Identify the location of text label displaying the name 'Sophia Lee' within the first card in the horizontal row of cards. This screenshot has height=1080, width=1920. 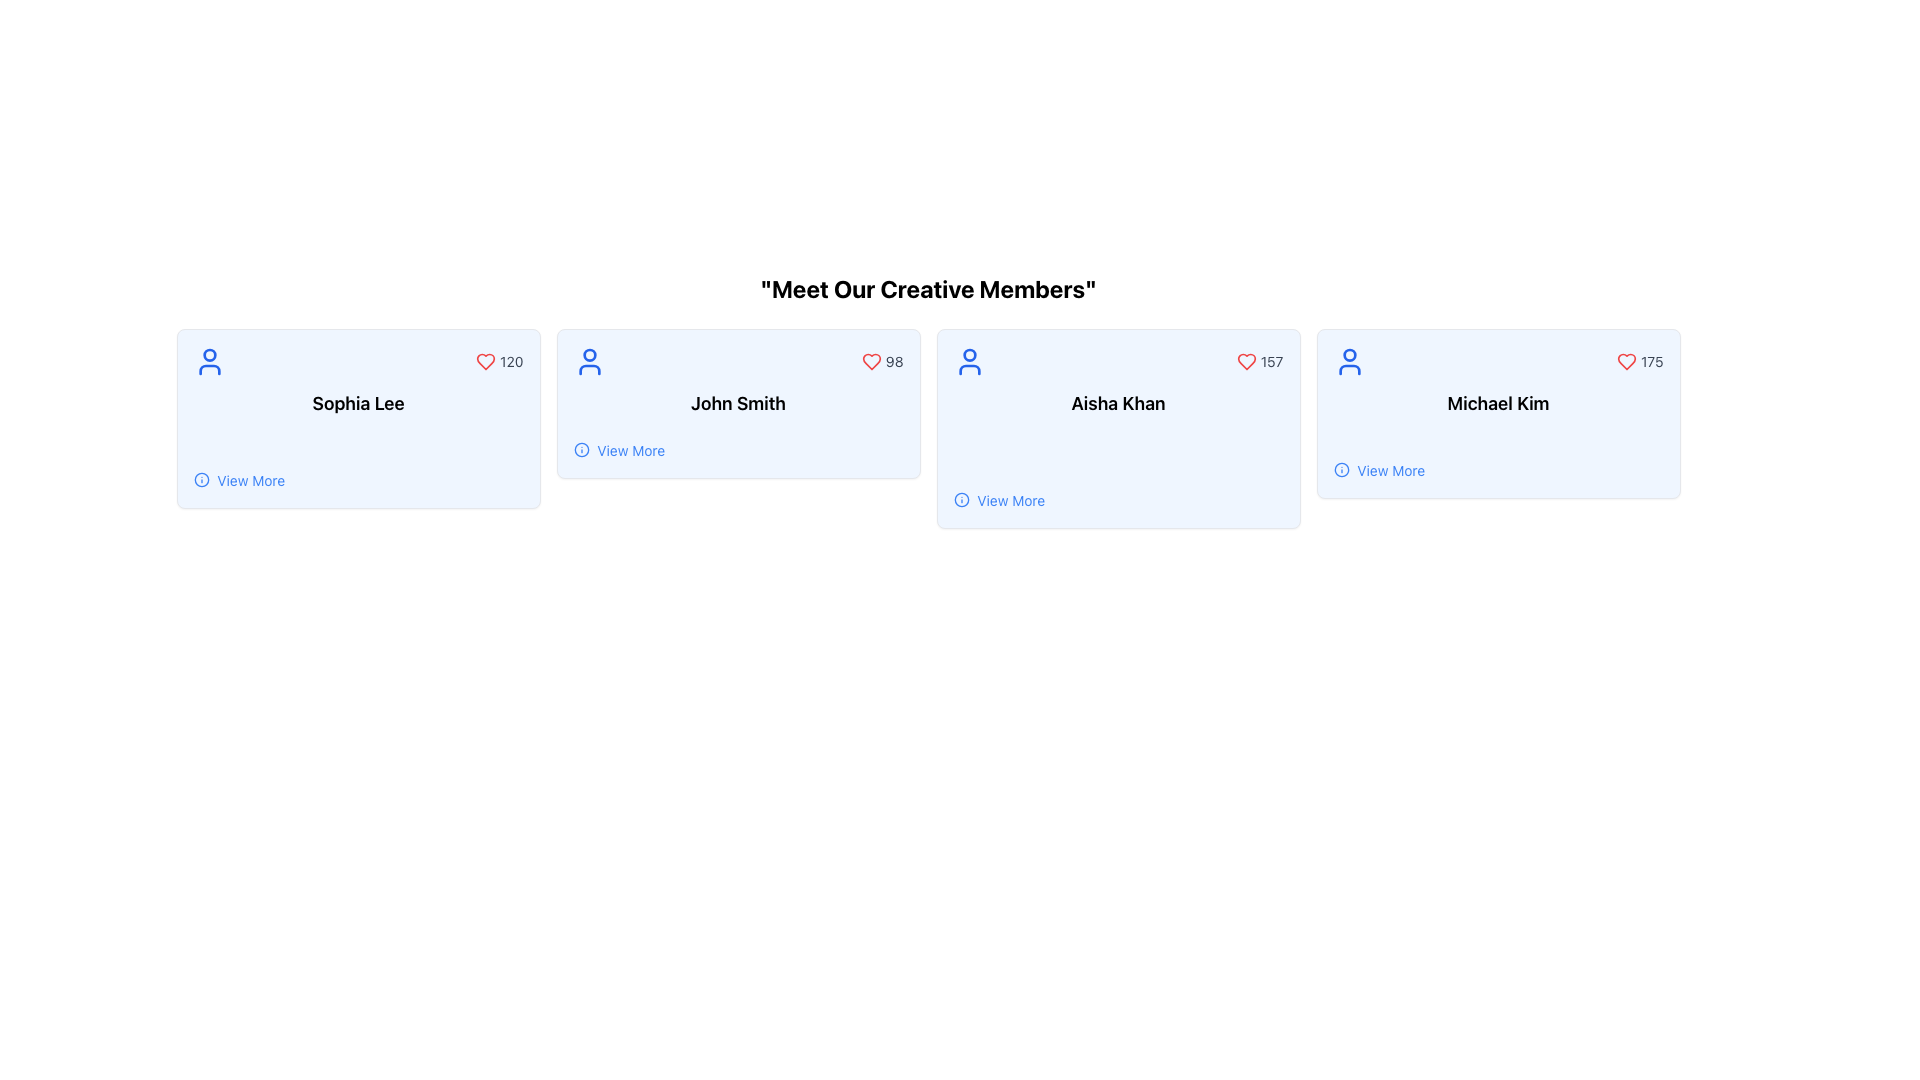
(358, 404).